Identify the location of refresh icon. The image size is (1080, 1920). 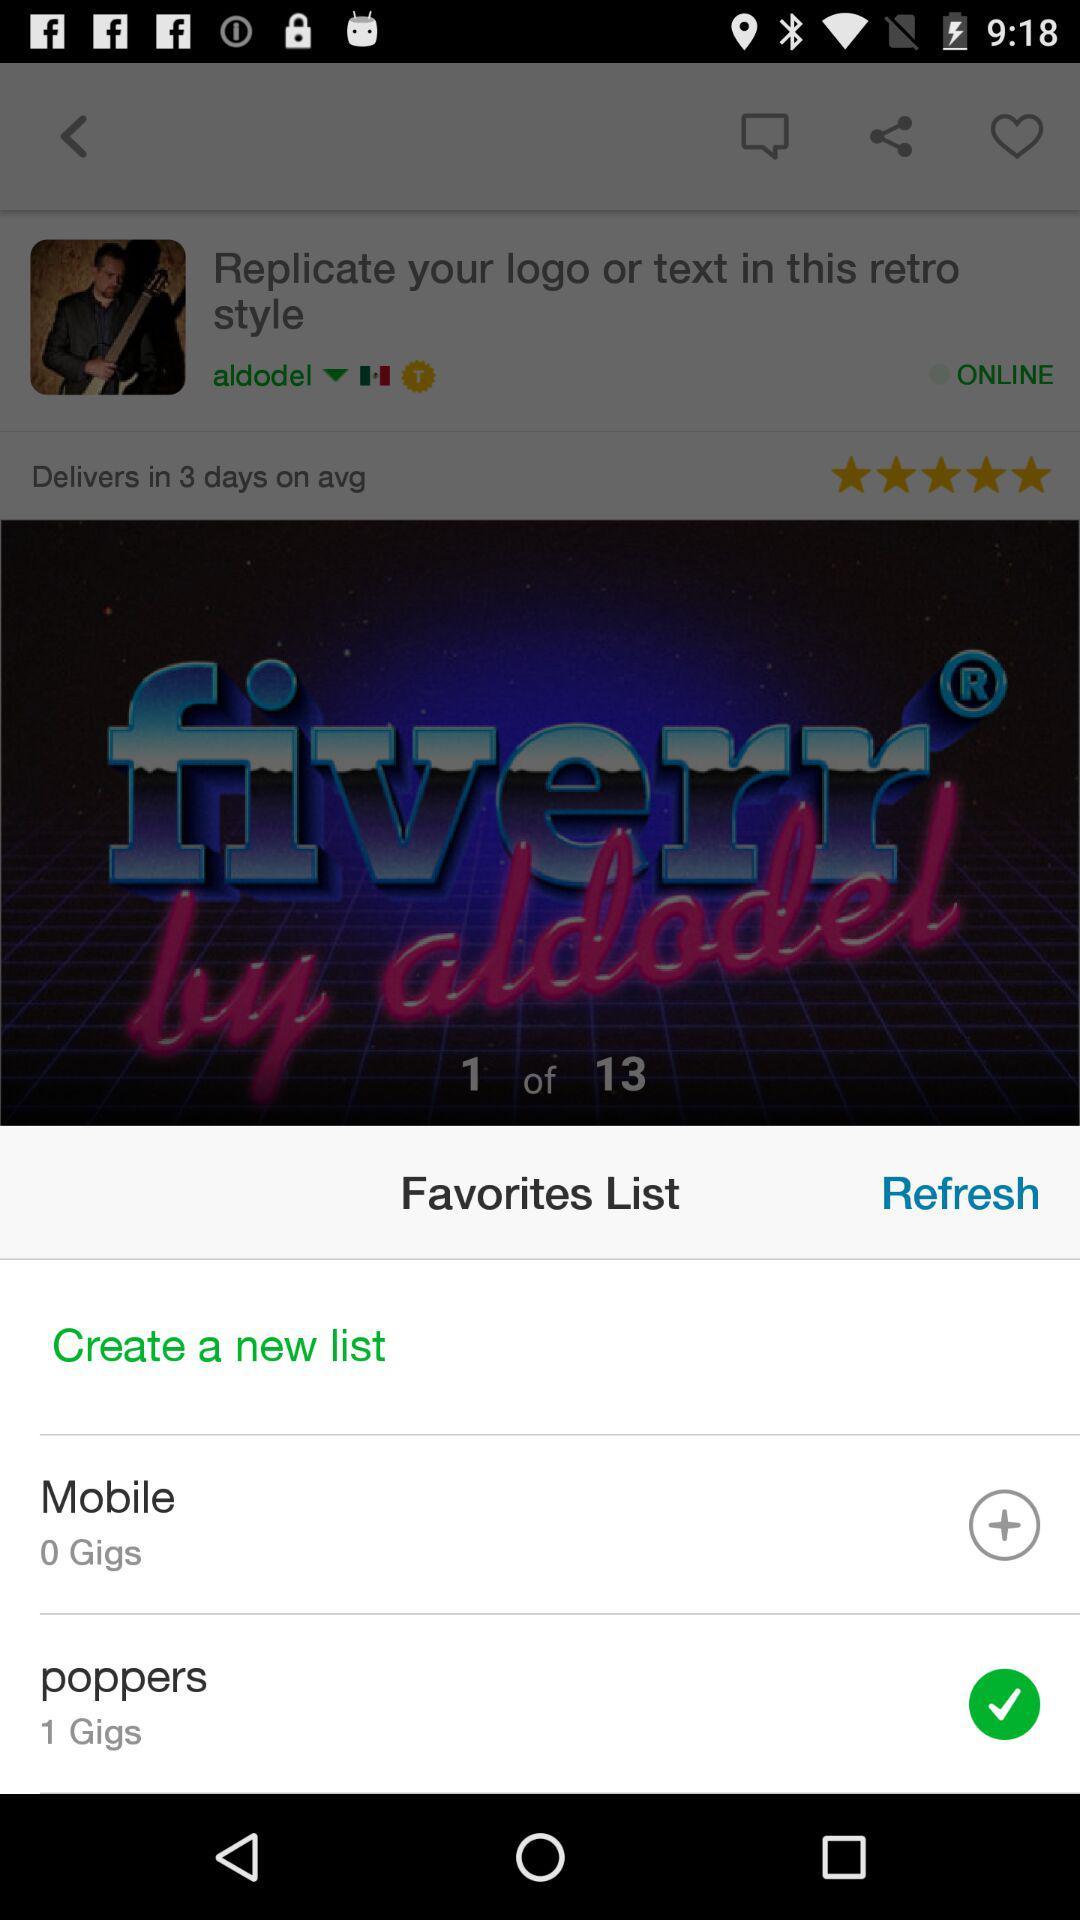
(959, 1192).